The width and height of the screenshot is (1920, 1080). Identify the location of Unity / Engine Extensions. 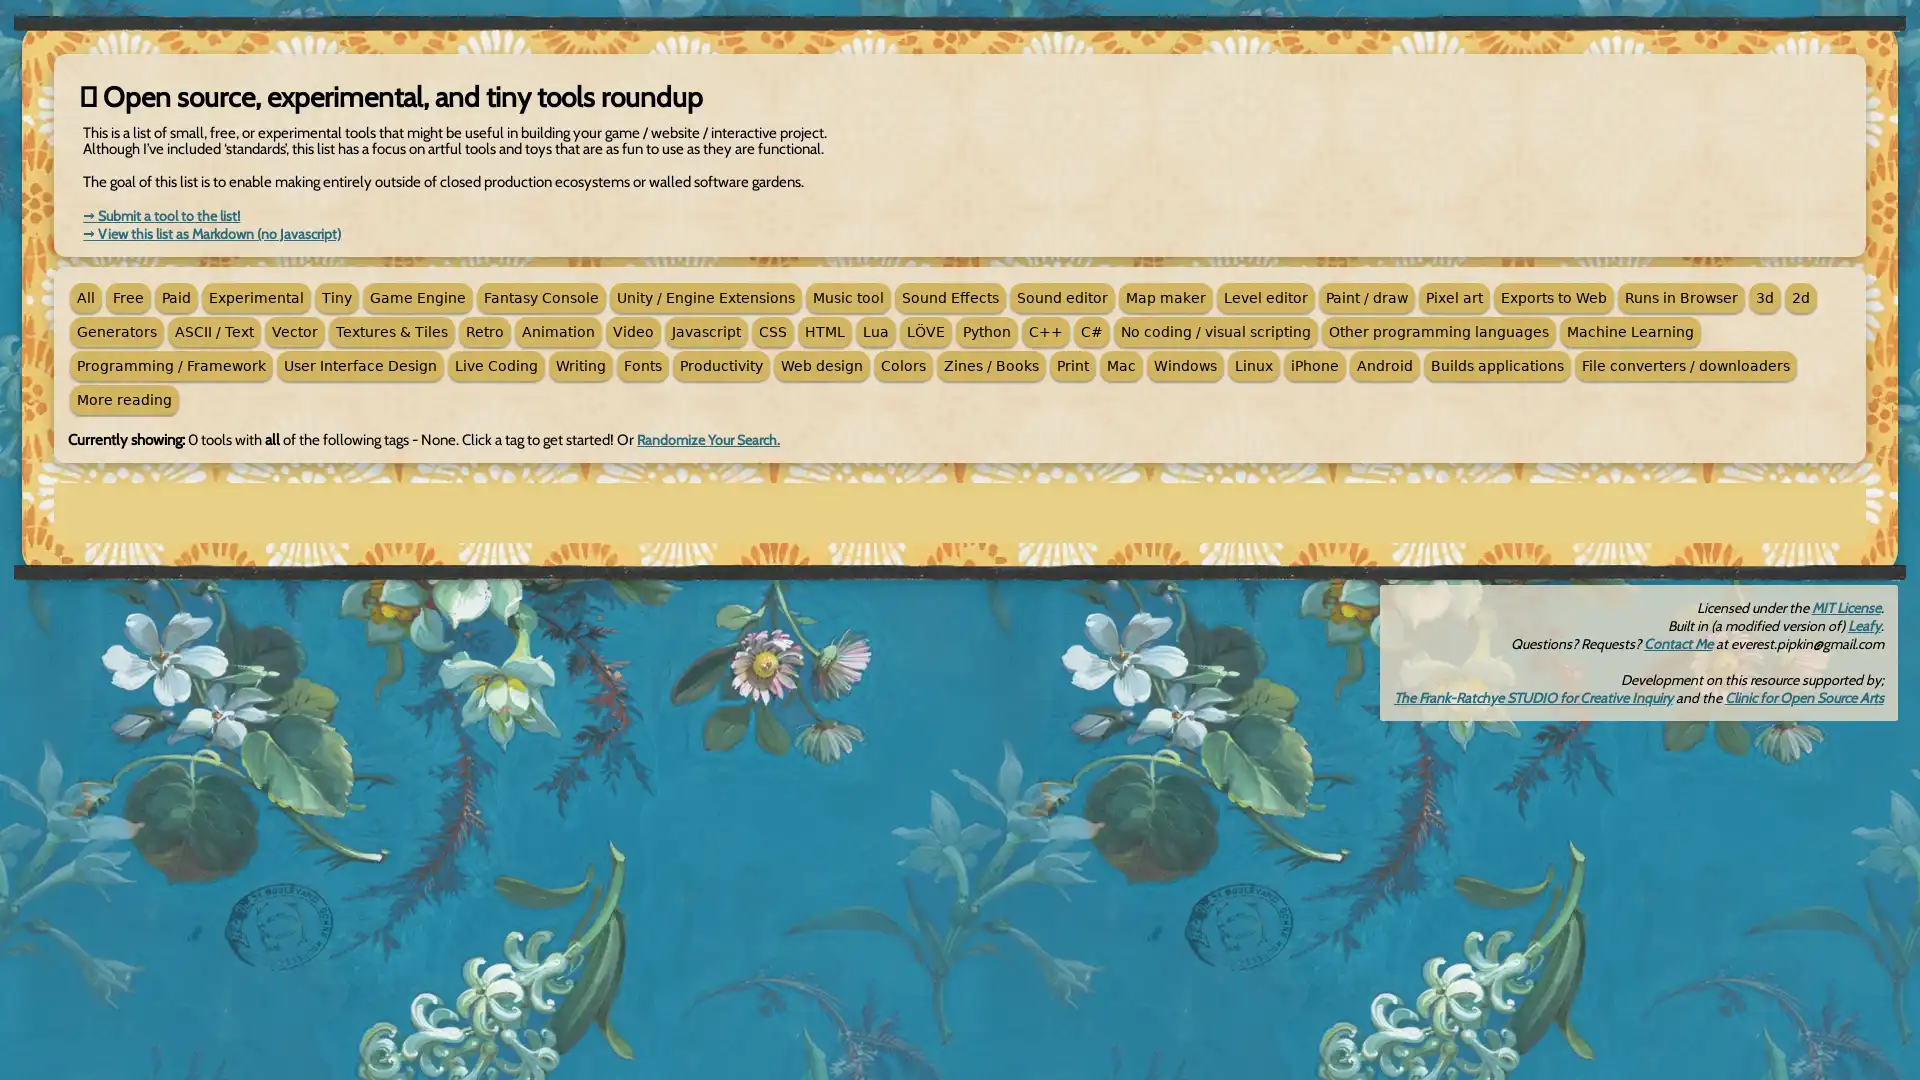
(705, 297).